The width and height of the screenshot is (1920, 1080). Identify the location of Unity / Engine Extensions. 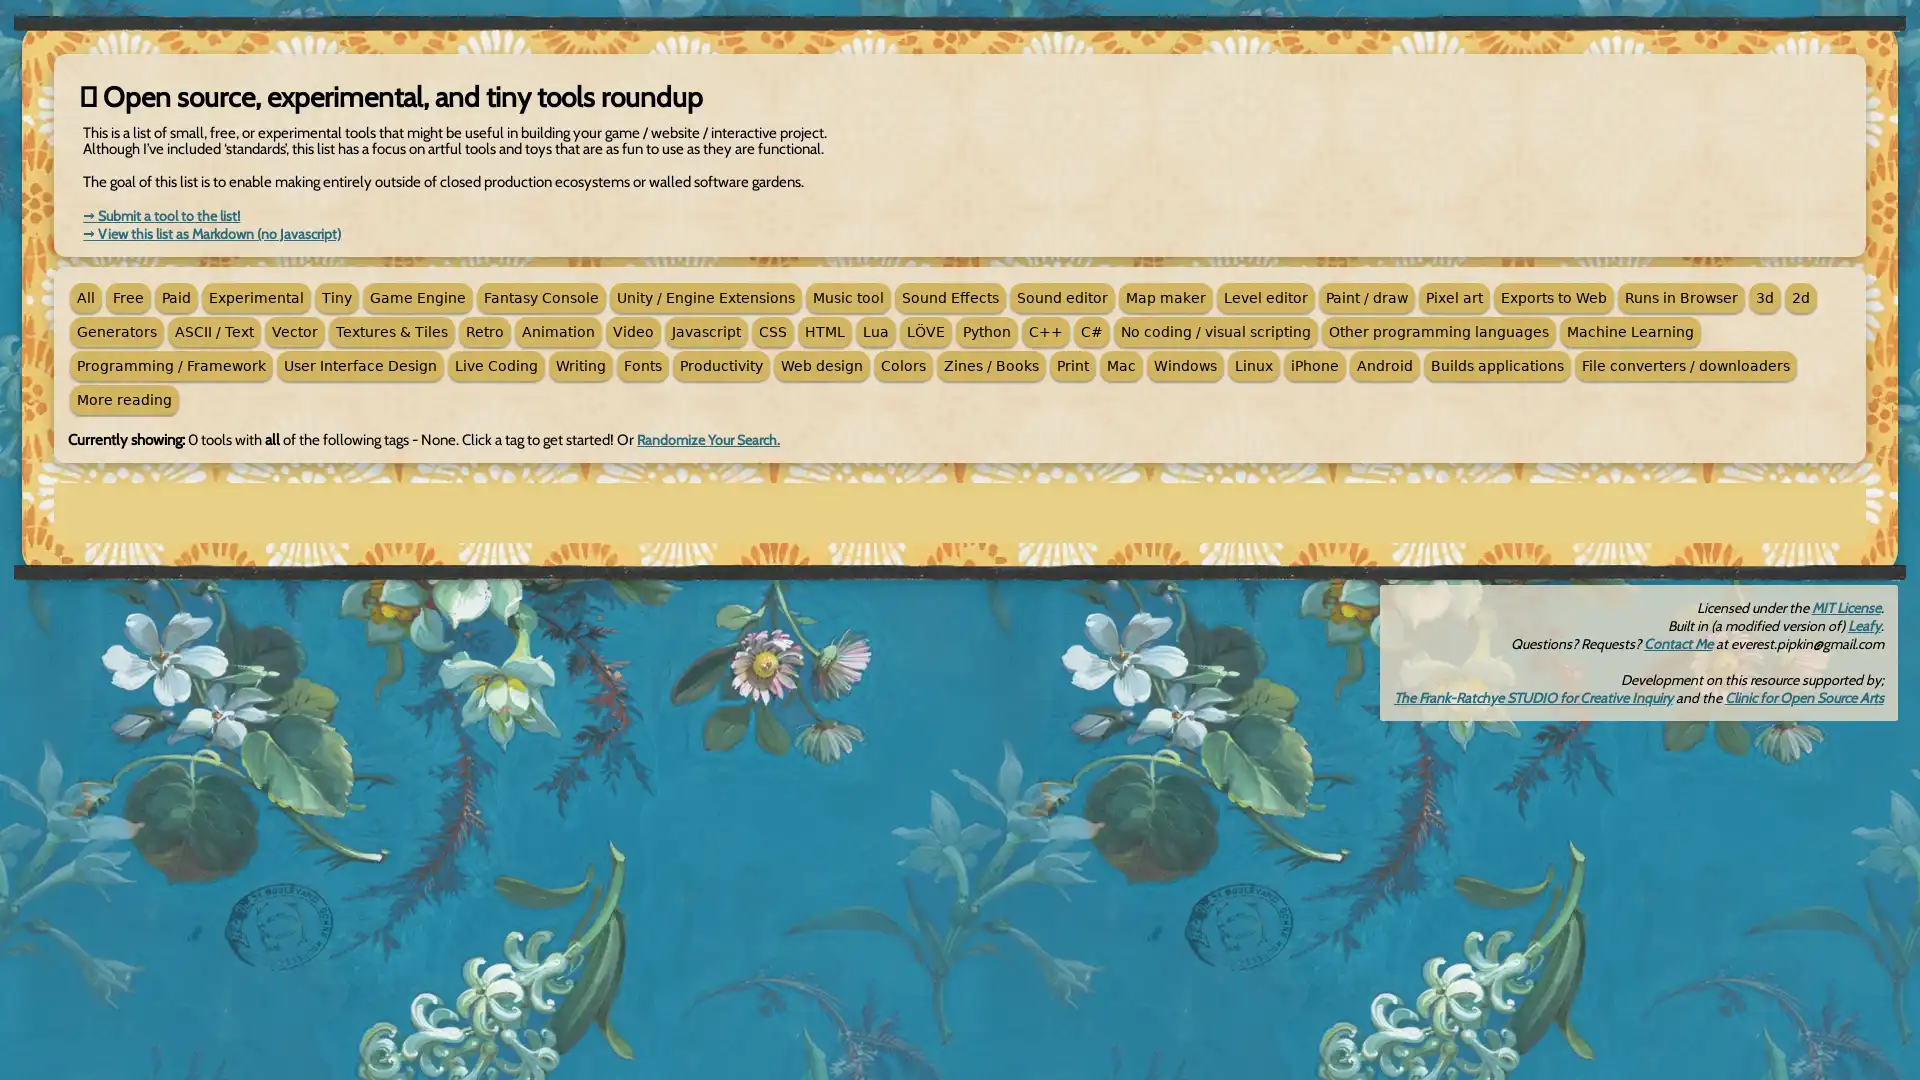
(705, 297).